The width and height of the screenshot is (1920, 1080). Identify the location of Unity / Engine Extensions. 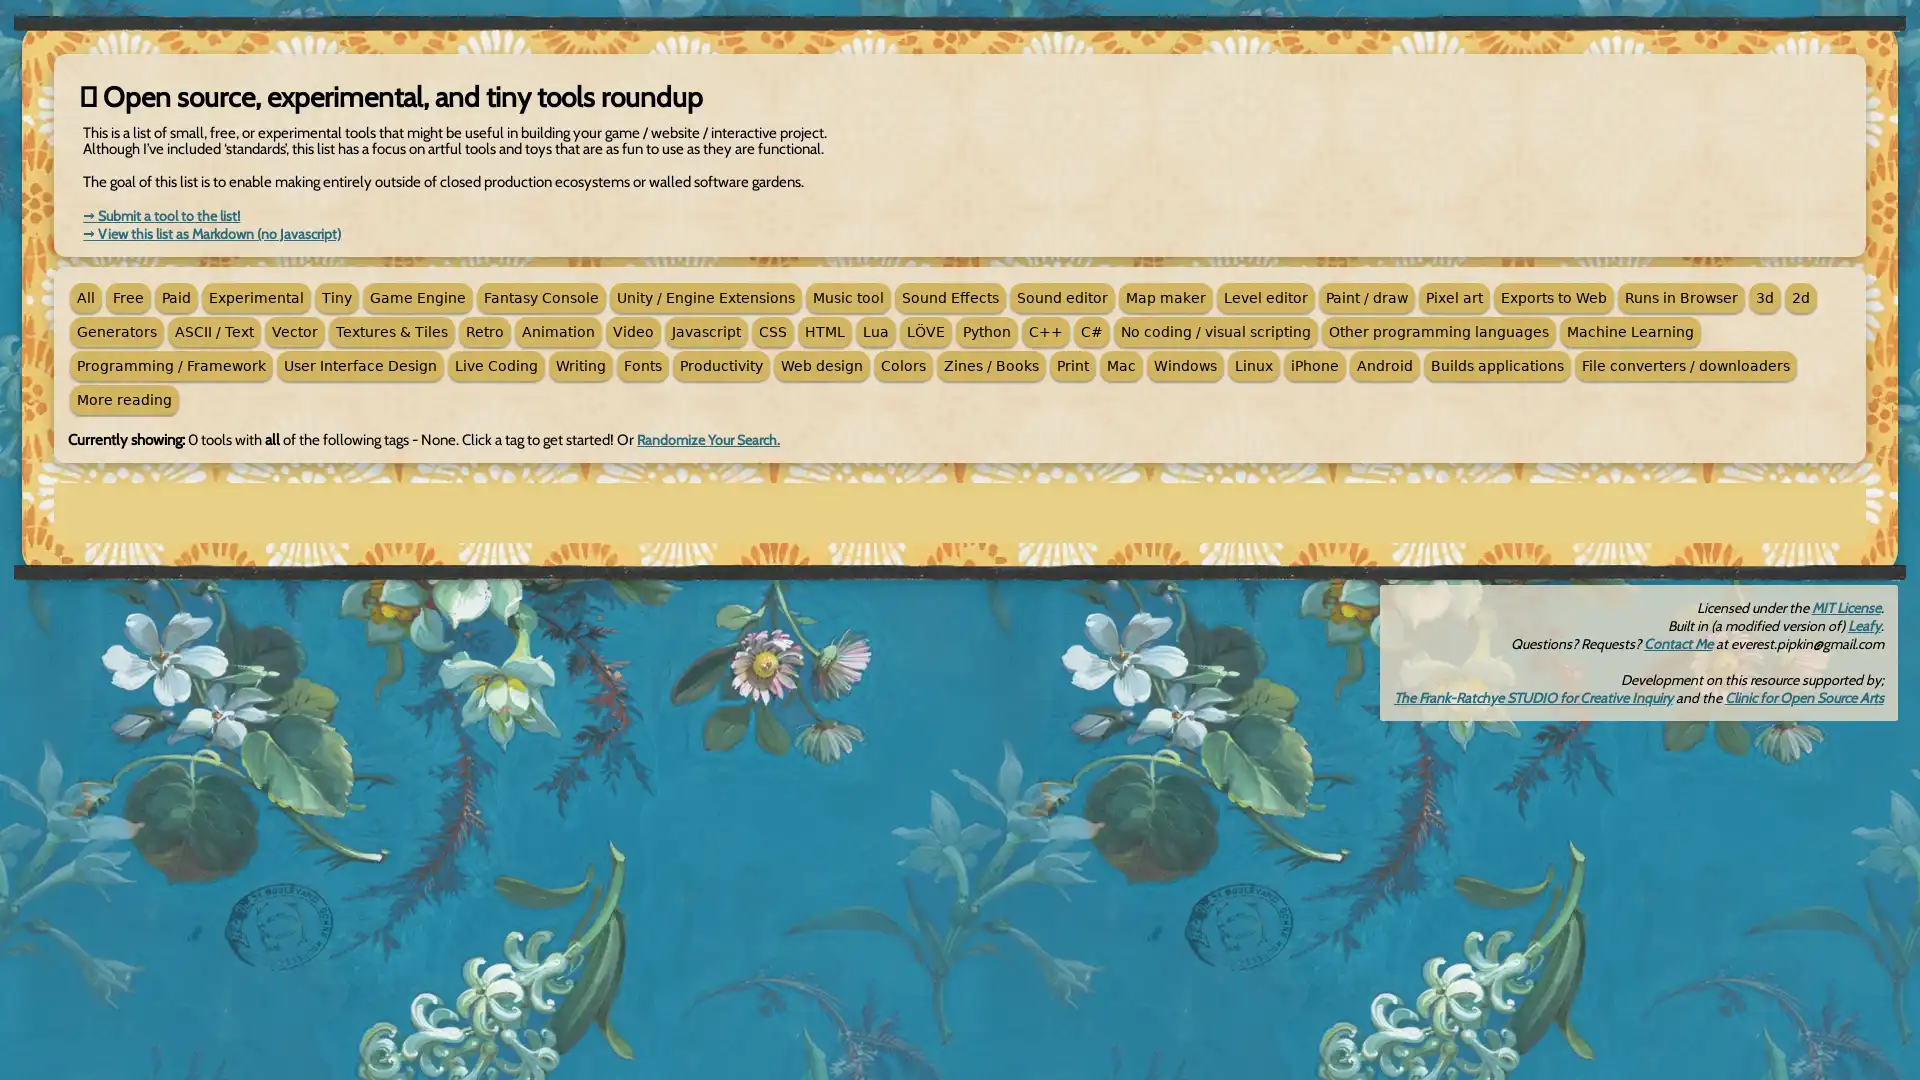
(705, 297).